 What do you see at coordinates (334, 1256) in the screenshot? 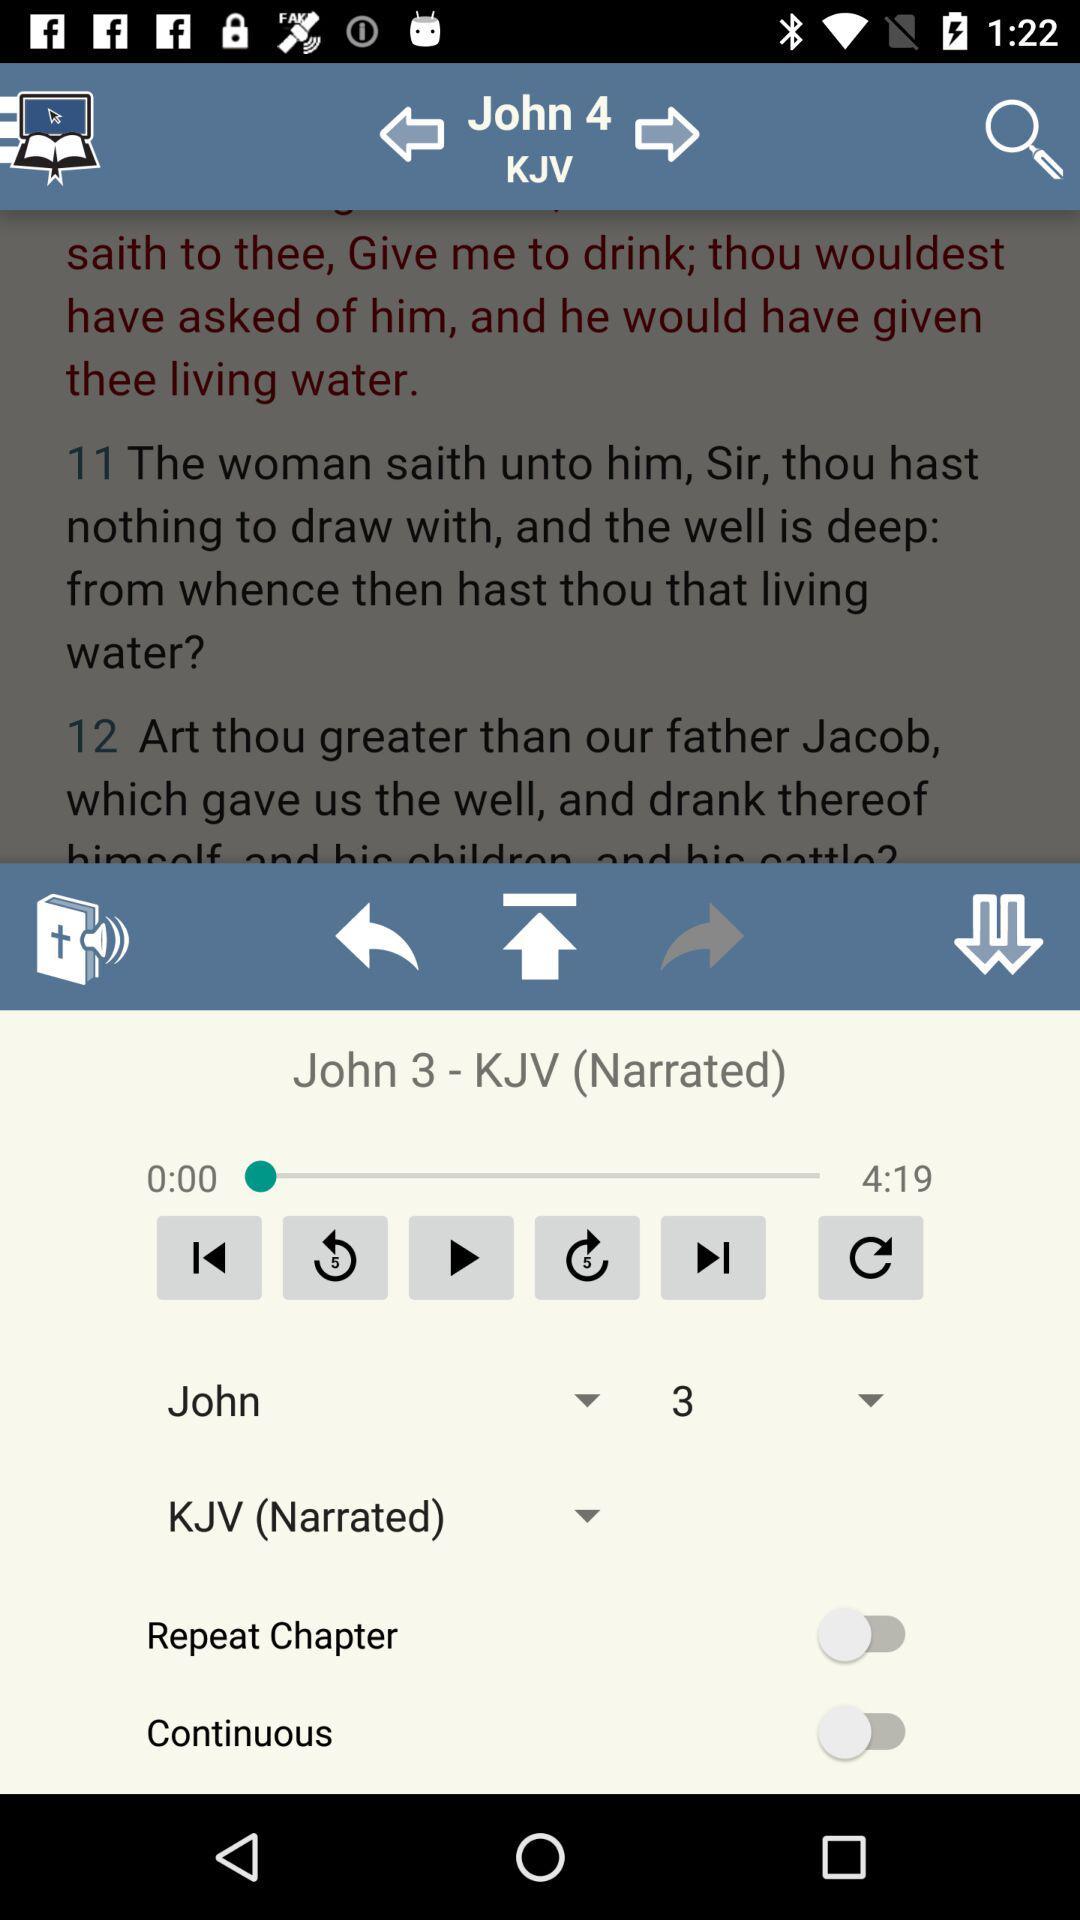
I see `go back` at bounding box center [334, 1256].